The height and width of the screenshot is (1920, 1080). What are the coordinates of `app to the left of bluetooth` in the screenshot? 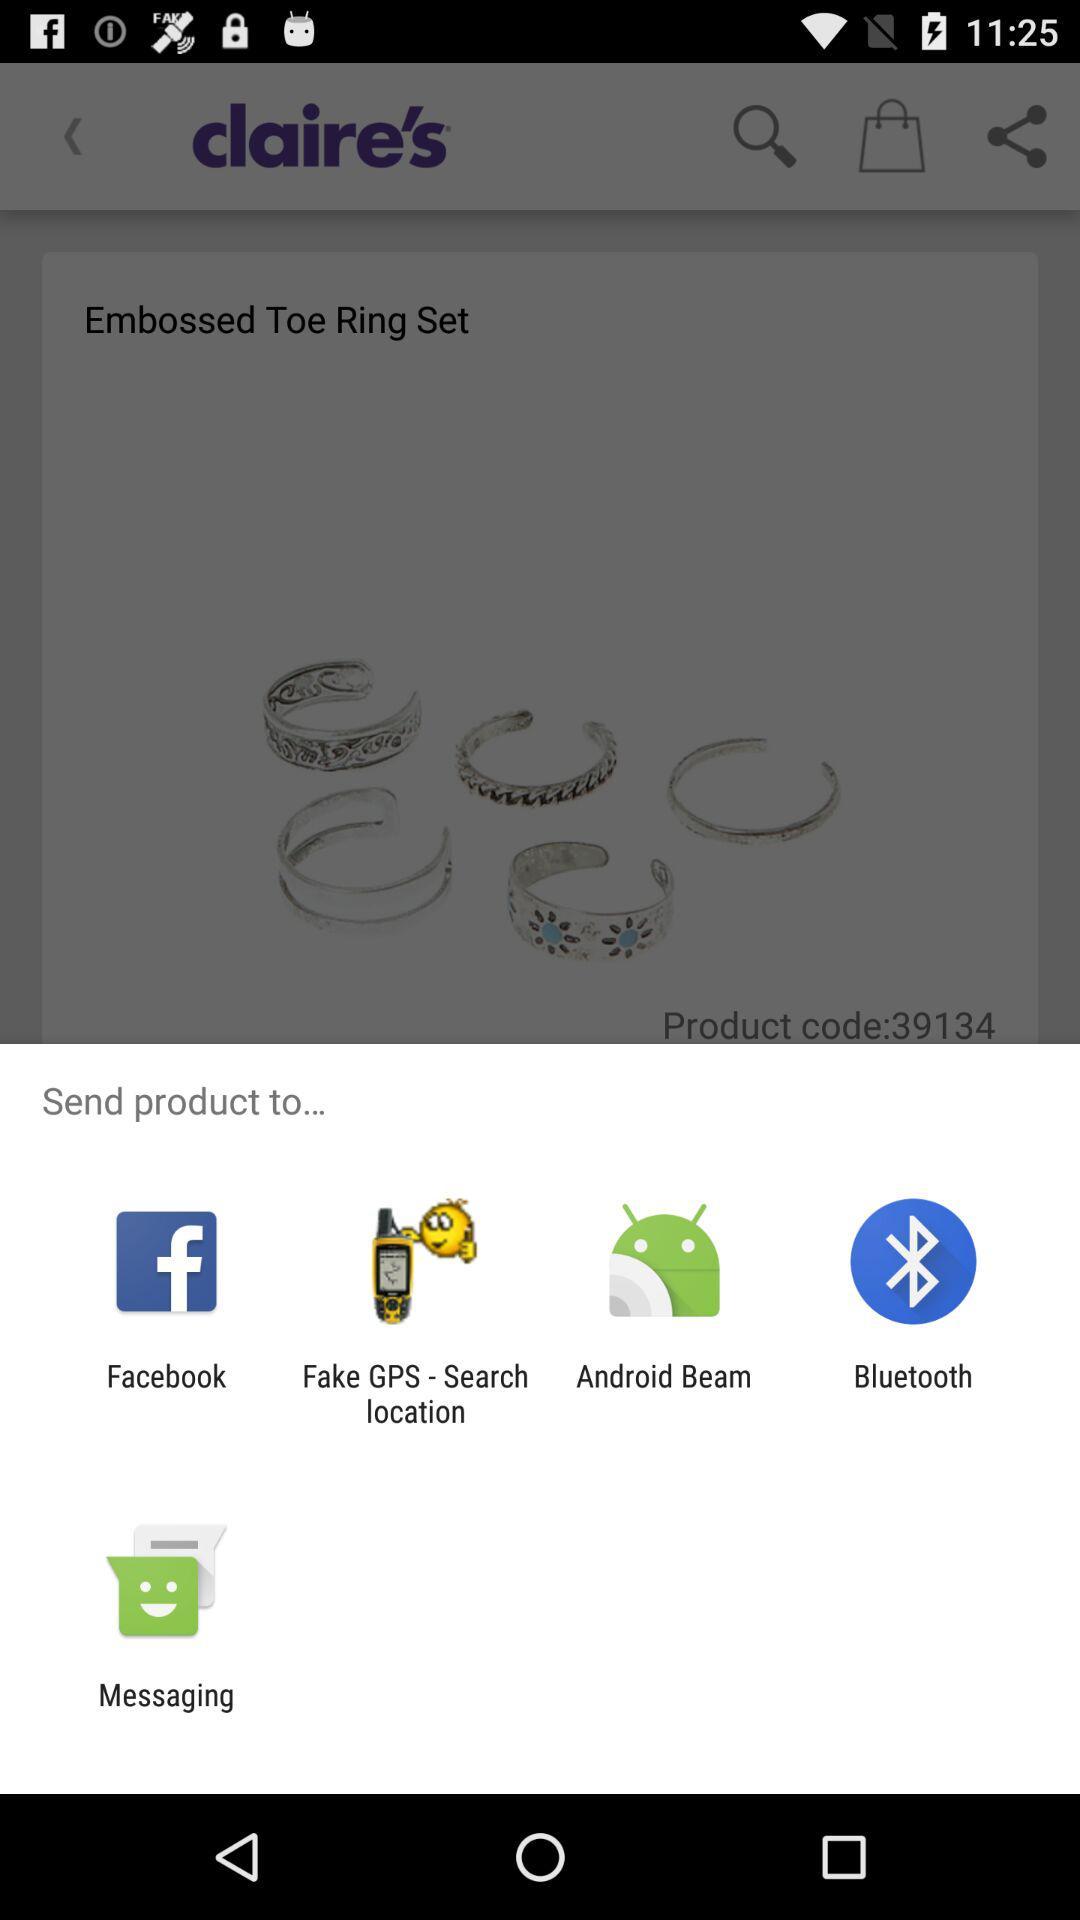 It's located at (664, 1392).